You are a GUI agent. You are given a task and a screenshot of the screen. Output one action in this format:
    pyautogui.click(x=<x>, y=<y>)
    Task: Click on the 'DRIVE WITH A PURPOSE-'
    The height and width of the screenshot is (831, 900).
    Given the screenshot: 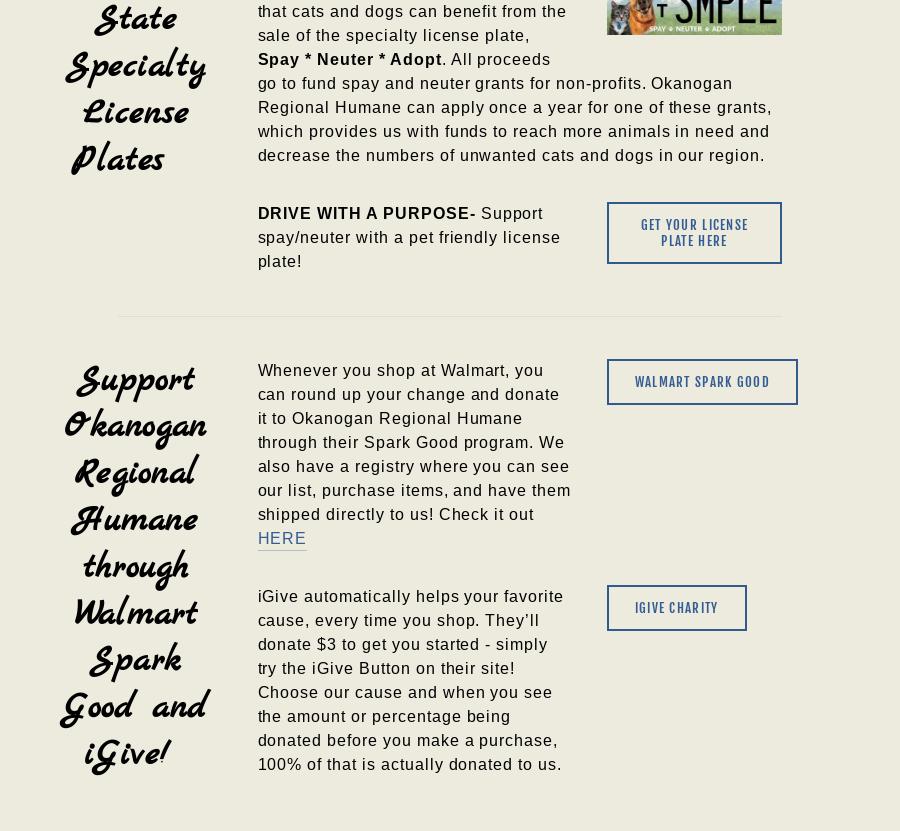 What is the action you would take?
    pyautogui.click(x=368, y=212)
    